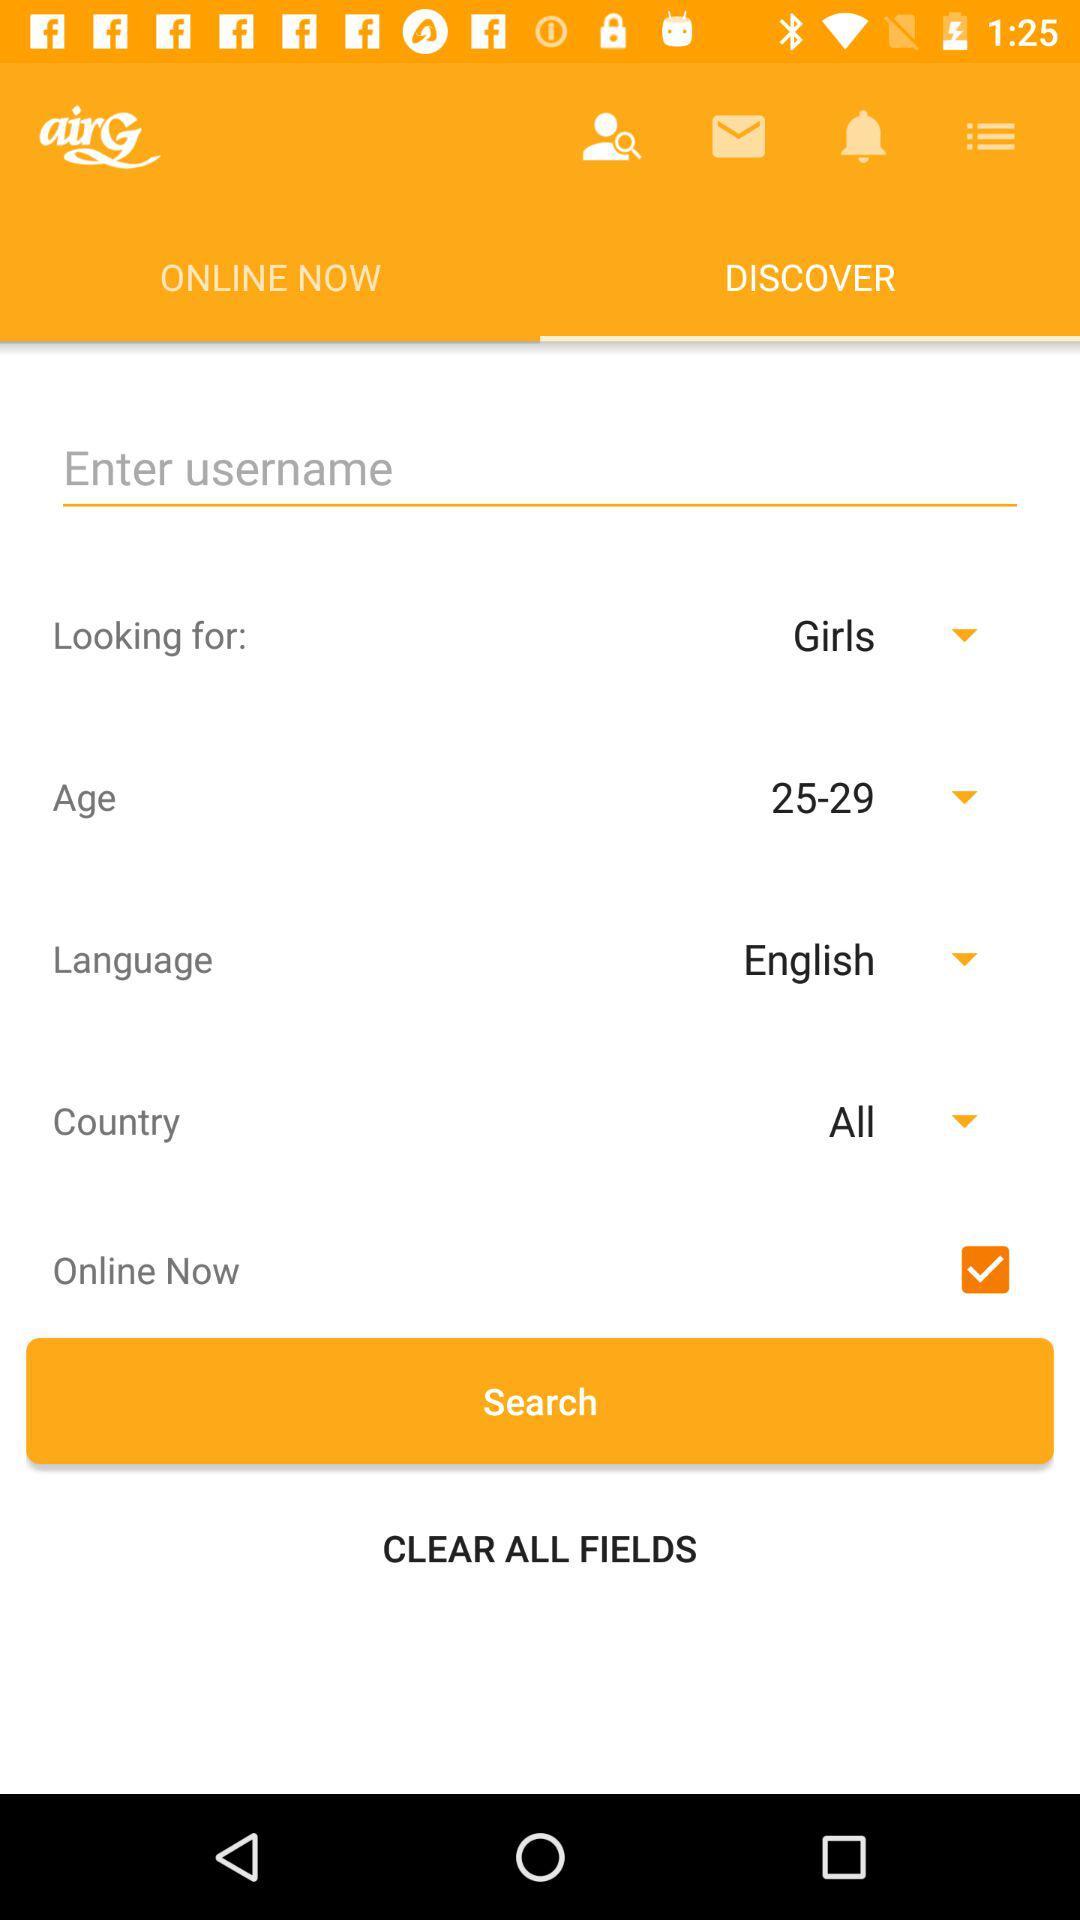 The image size is (1080, 1920). I want to click on the icon to the left of the discover icon, so click(99, 135).